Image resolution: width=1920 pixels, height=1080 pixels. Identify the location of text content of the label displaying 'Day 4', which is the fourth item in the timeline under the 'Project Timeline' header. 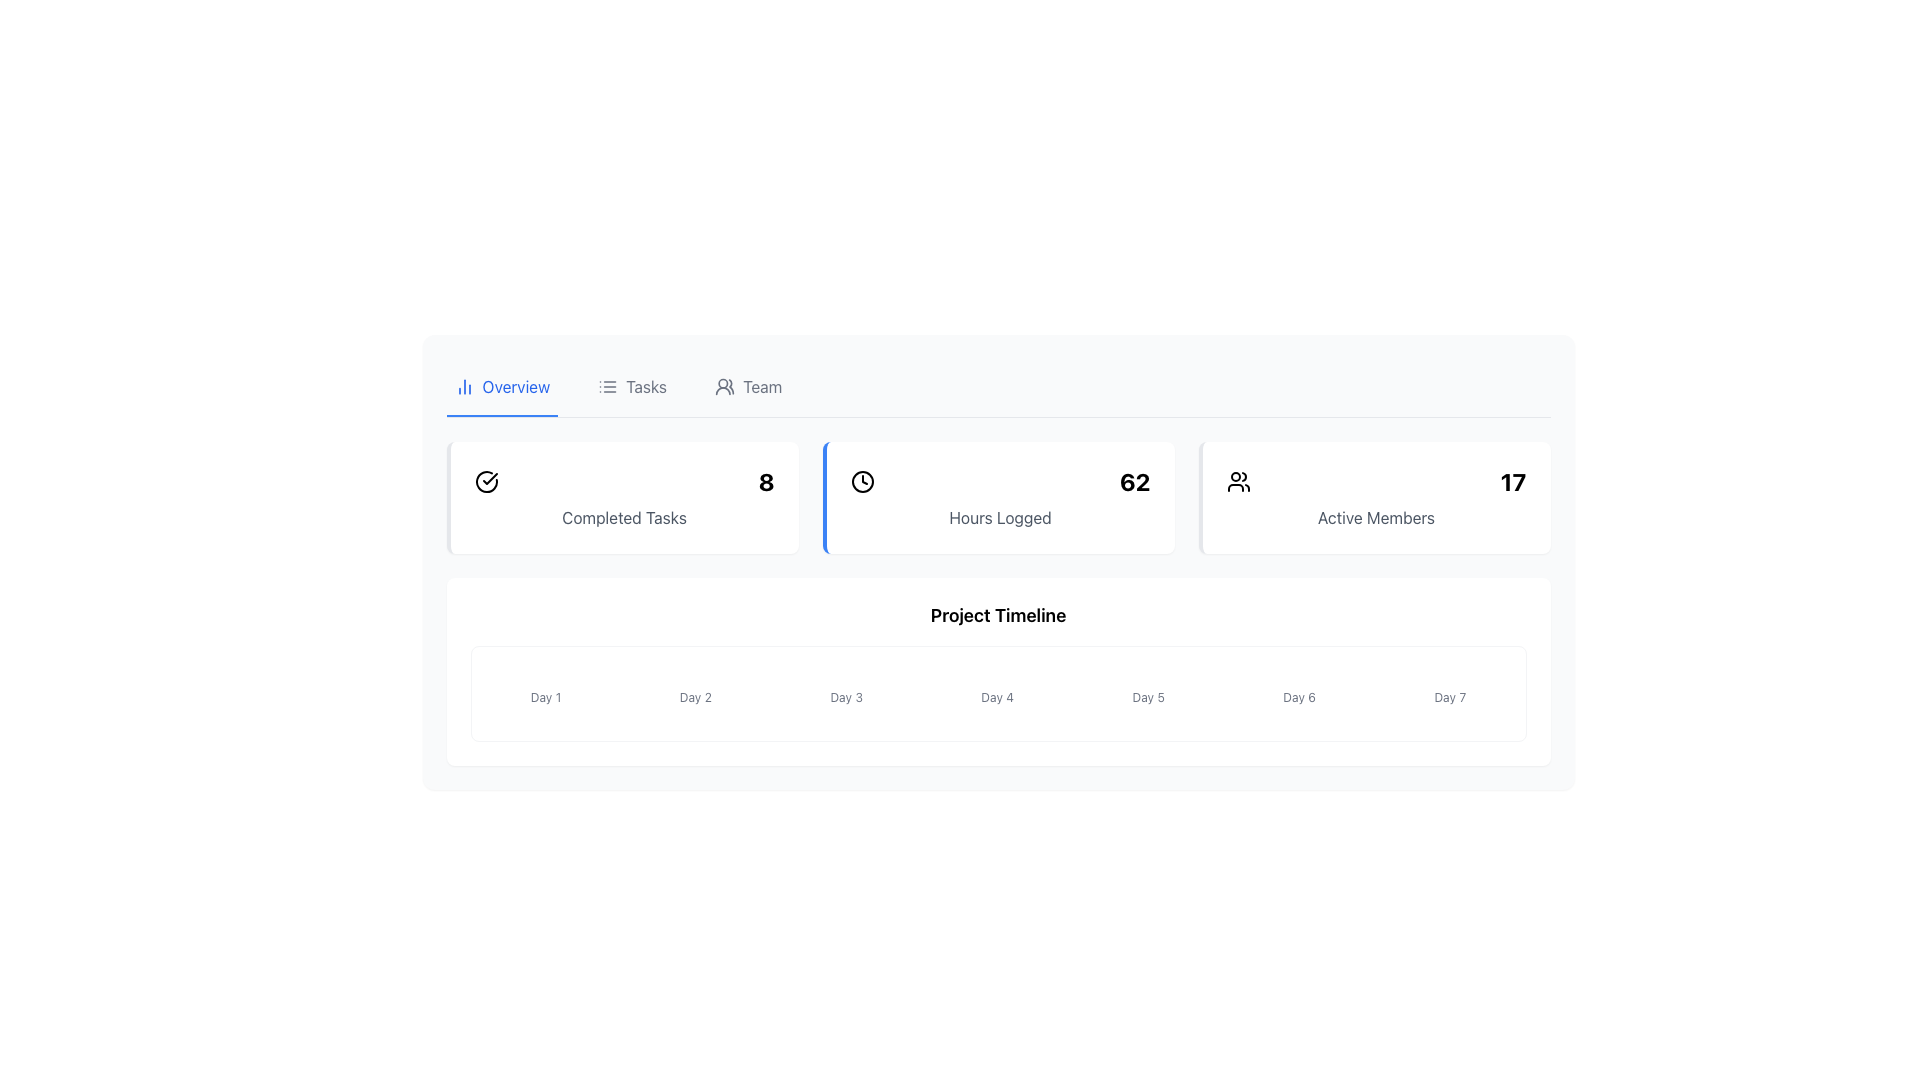
(997, 697).